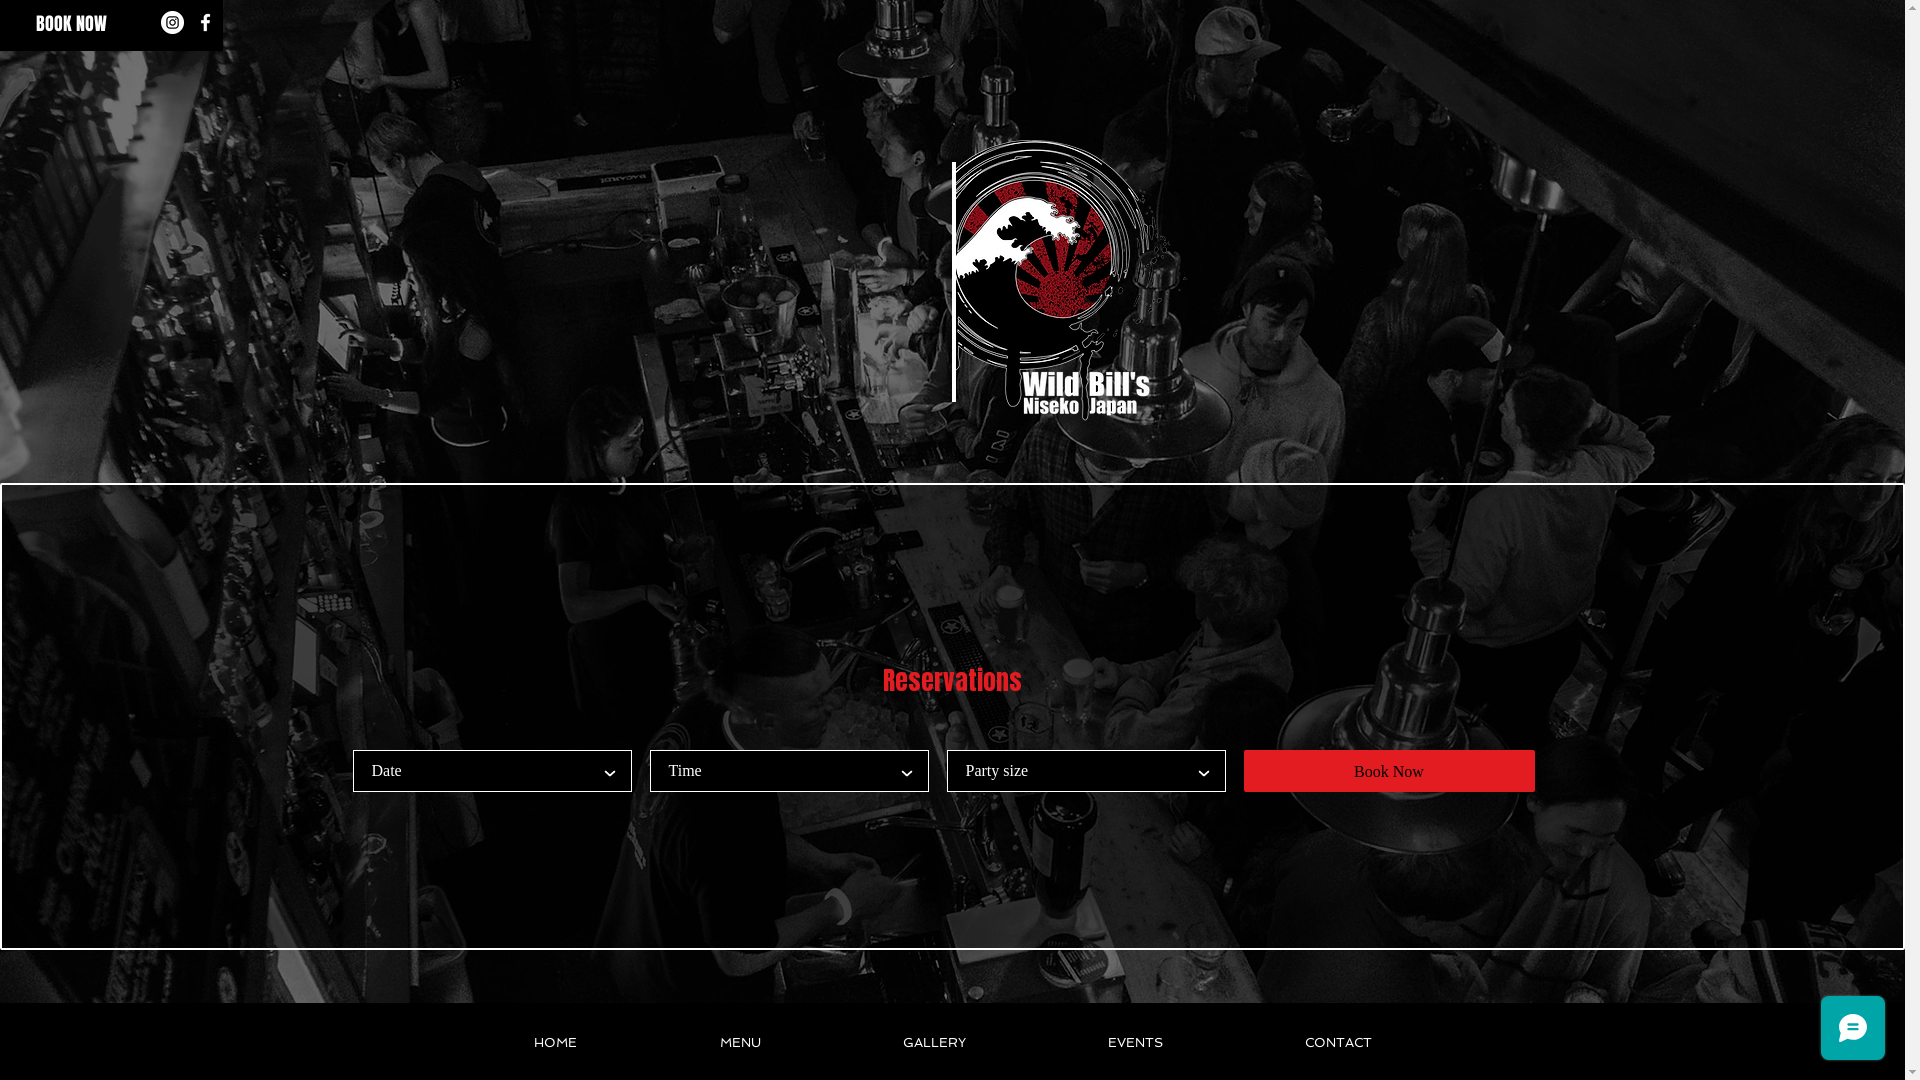 The height and width of the screenshot is (1080, 1920). Describe the element at coordinates (71, 24) in the screenshot. I see `'BOOK NOW'` at that location.